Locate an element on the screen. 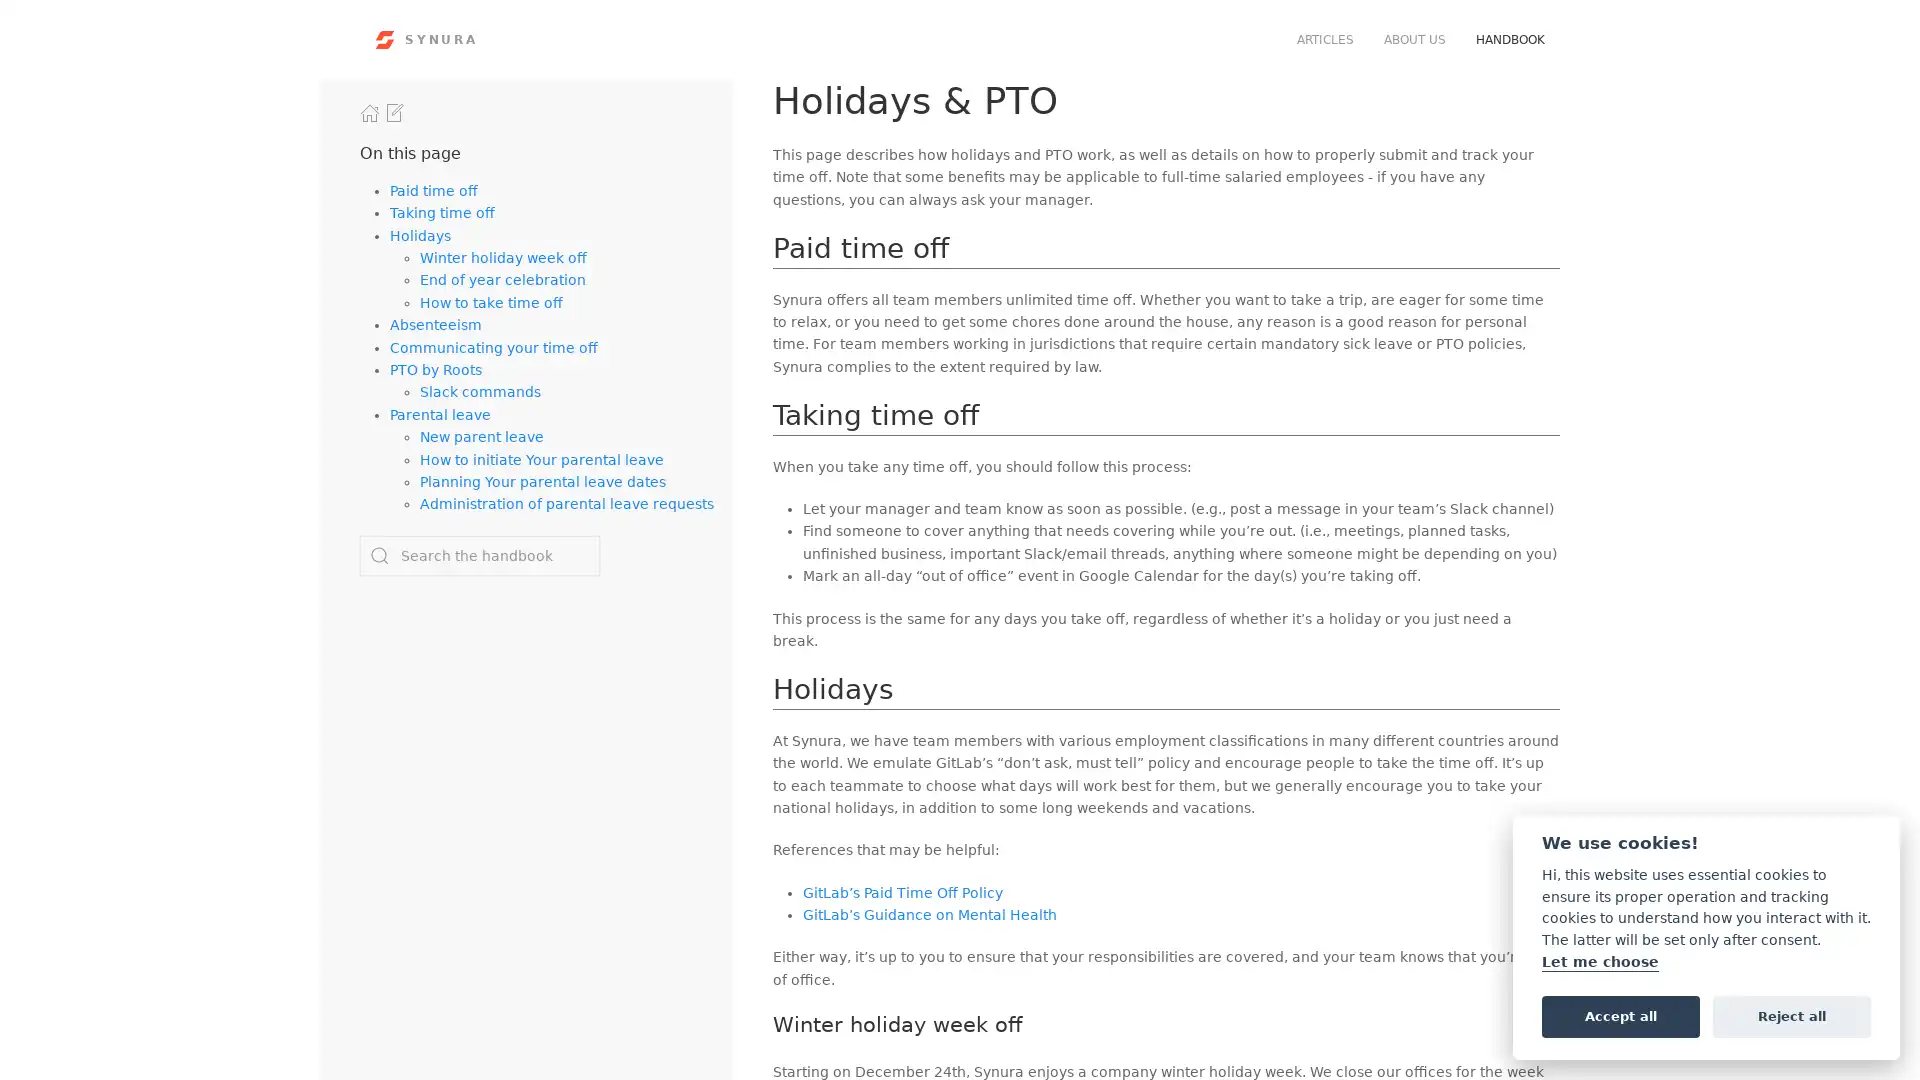 The height and width of the screenshot is (1080, 1920). Accept all is located at coordinates (1620, 1015).